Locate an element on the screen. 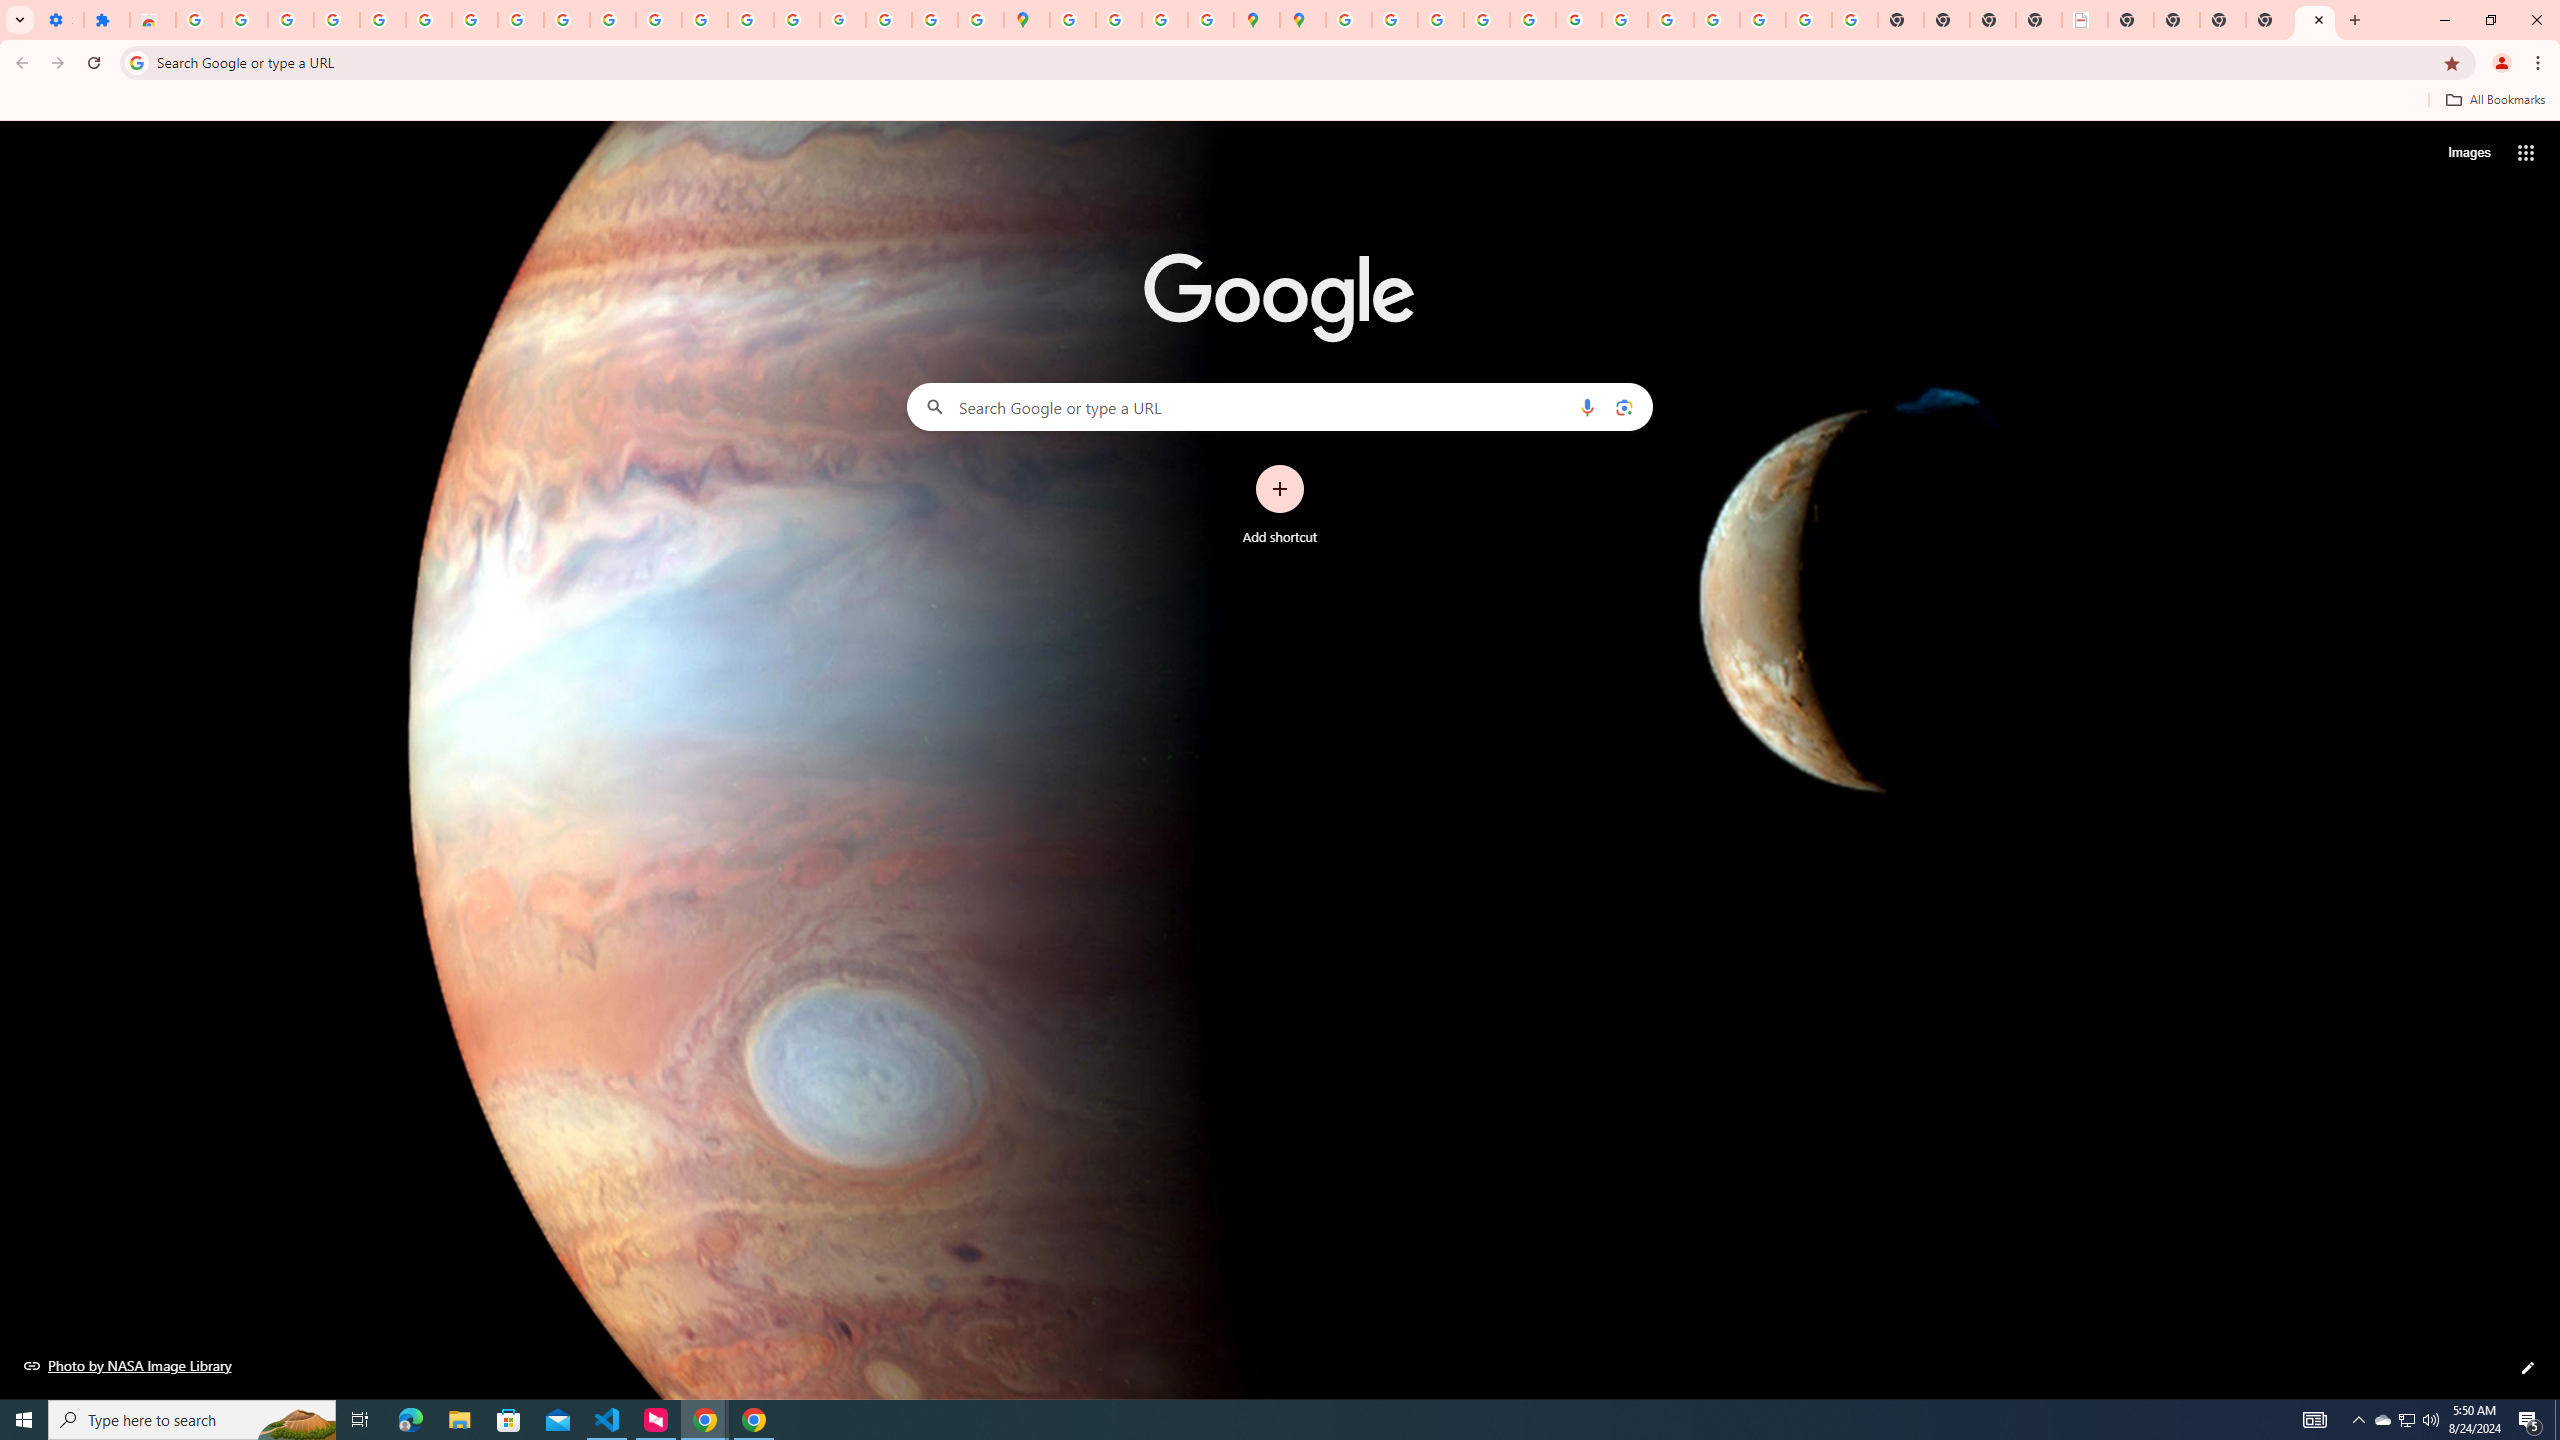 This screenshot has height=1440, width=2560. 'All Bookmarks' is located at coordinates (2494, 99).